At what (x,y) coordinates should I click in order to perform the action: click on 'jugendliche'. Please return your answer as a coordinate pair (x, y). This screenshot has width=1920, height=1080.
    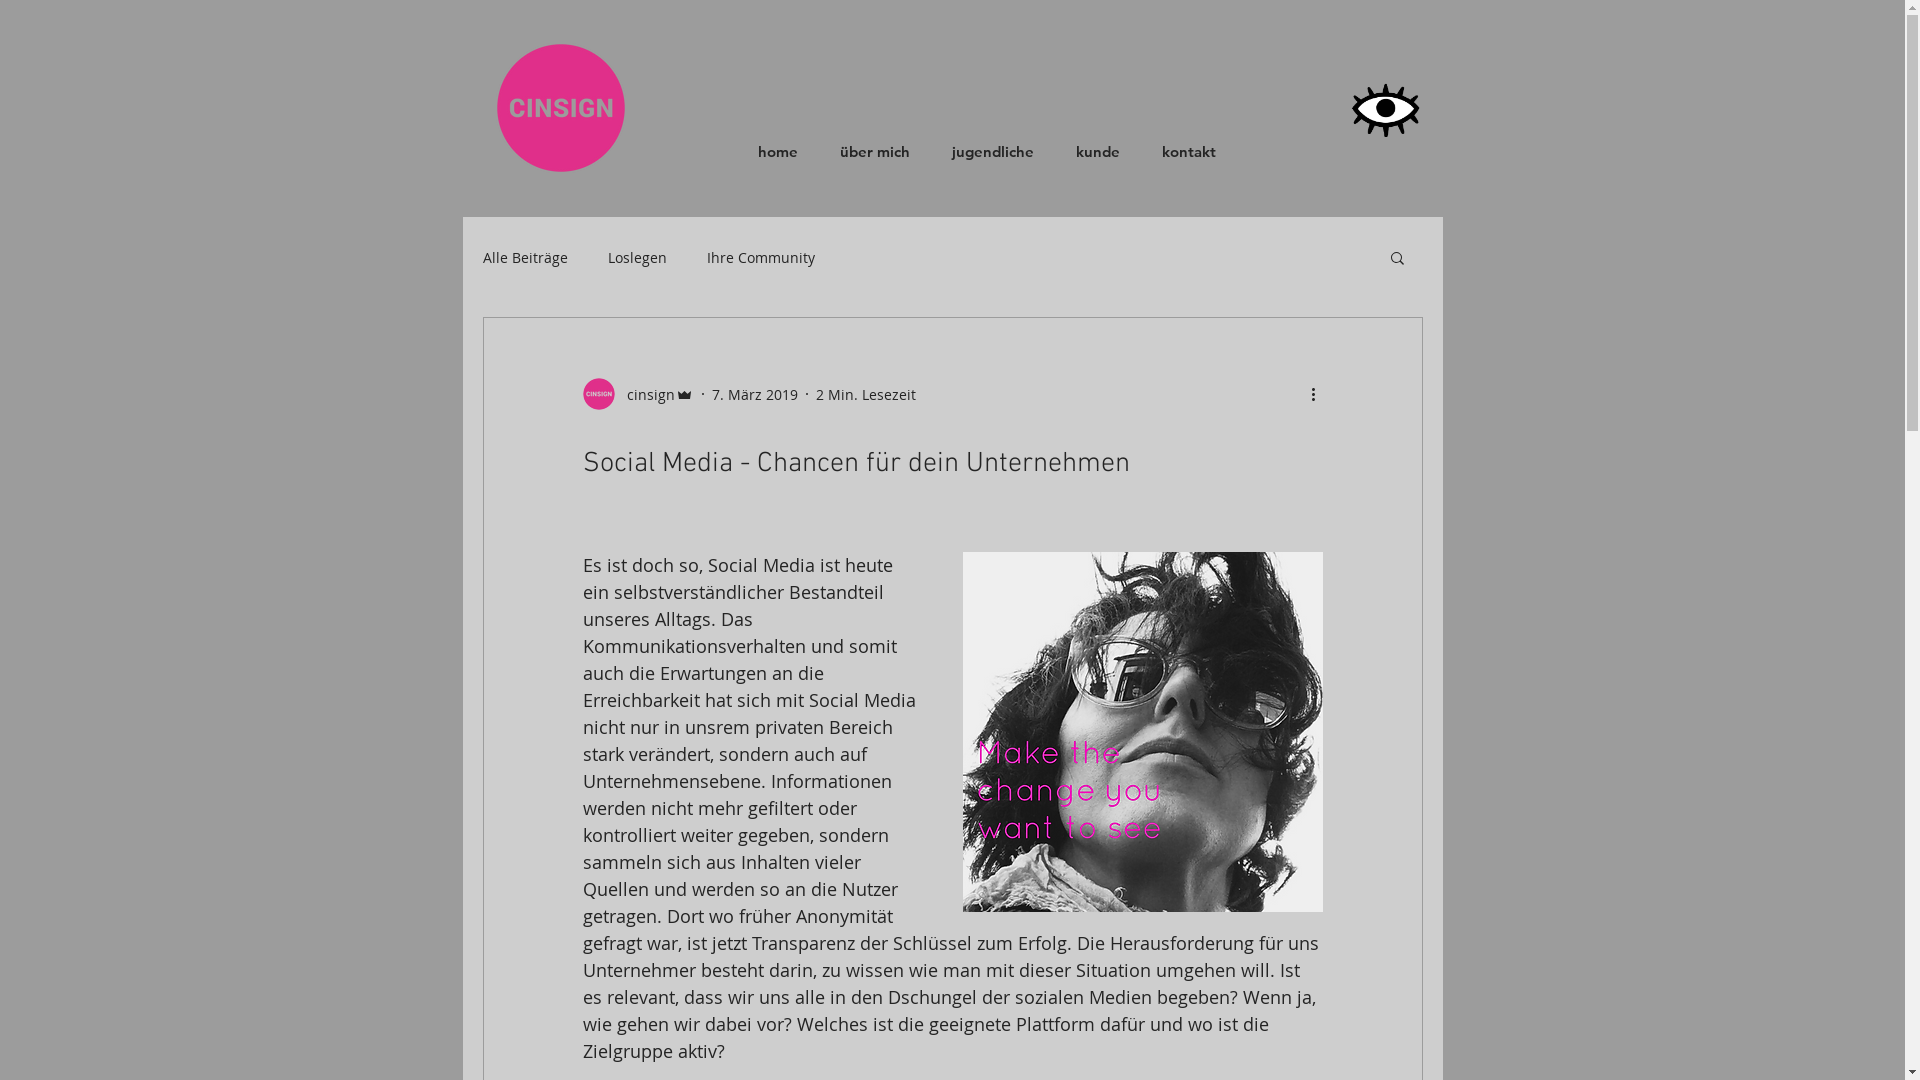
    Looking at the image, I should click on (992, 150).